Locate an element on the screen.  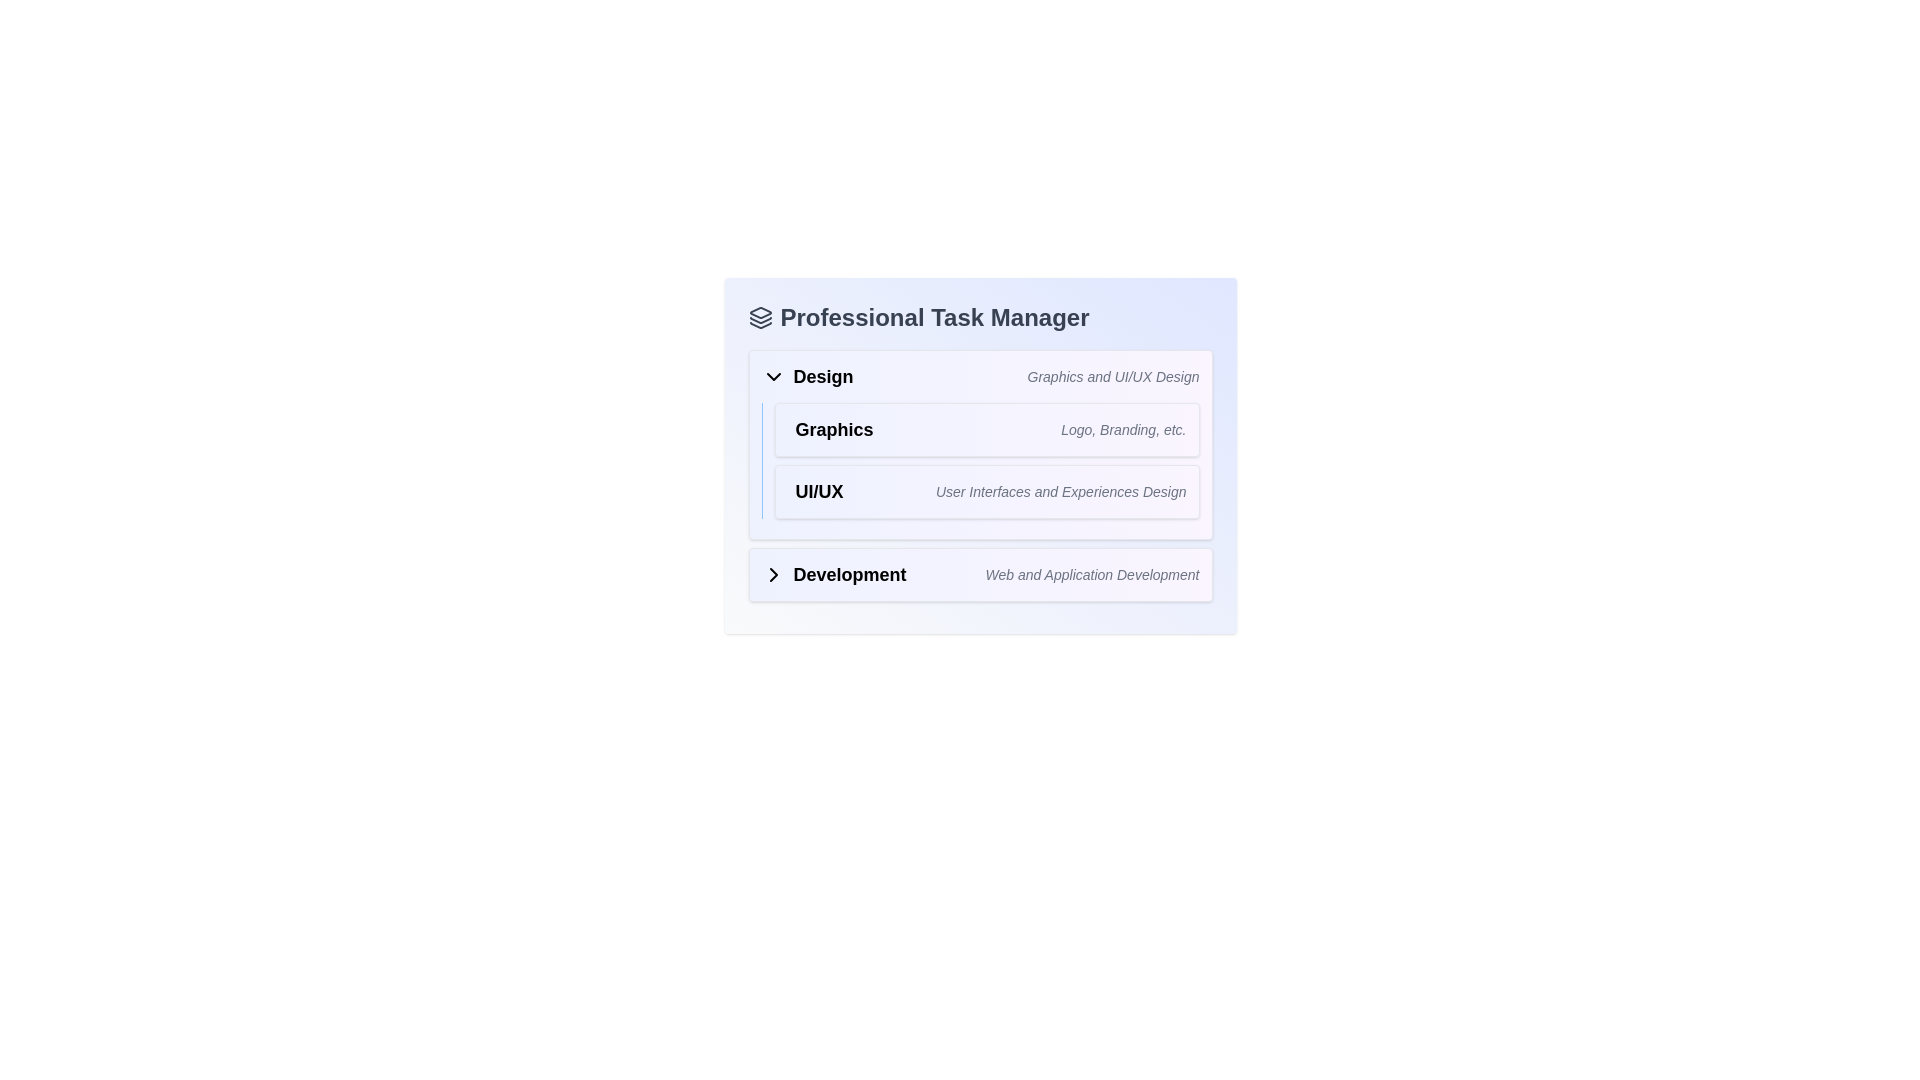
the italicized, light gray text reading 'Web and Application Development' located below the bolded 'Development' label is located at coordinates (1091, 574).